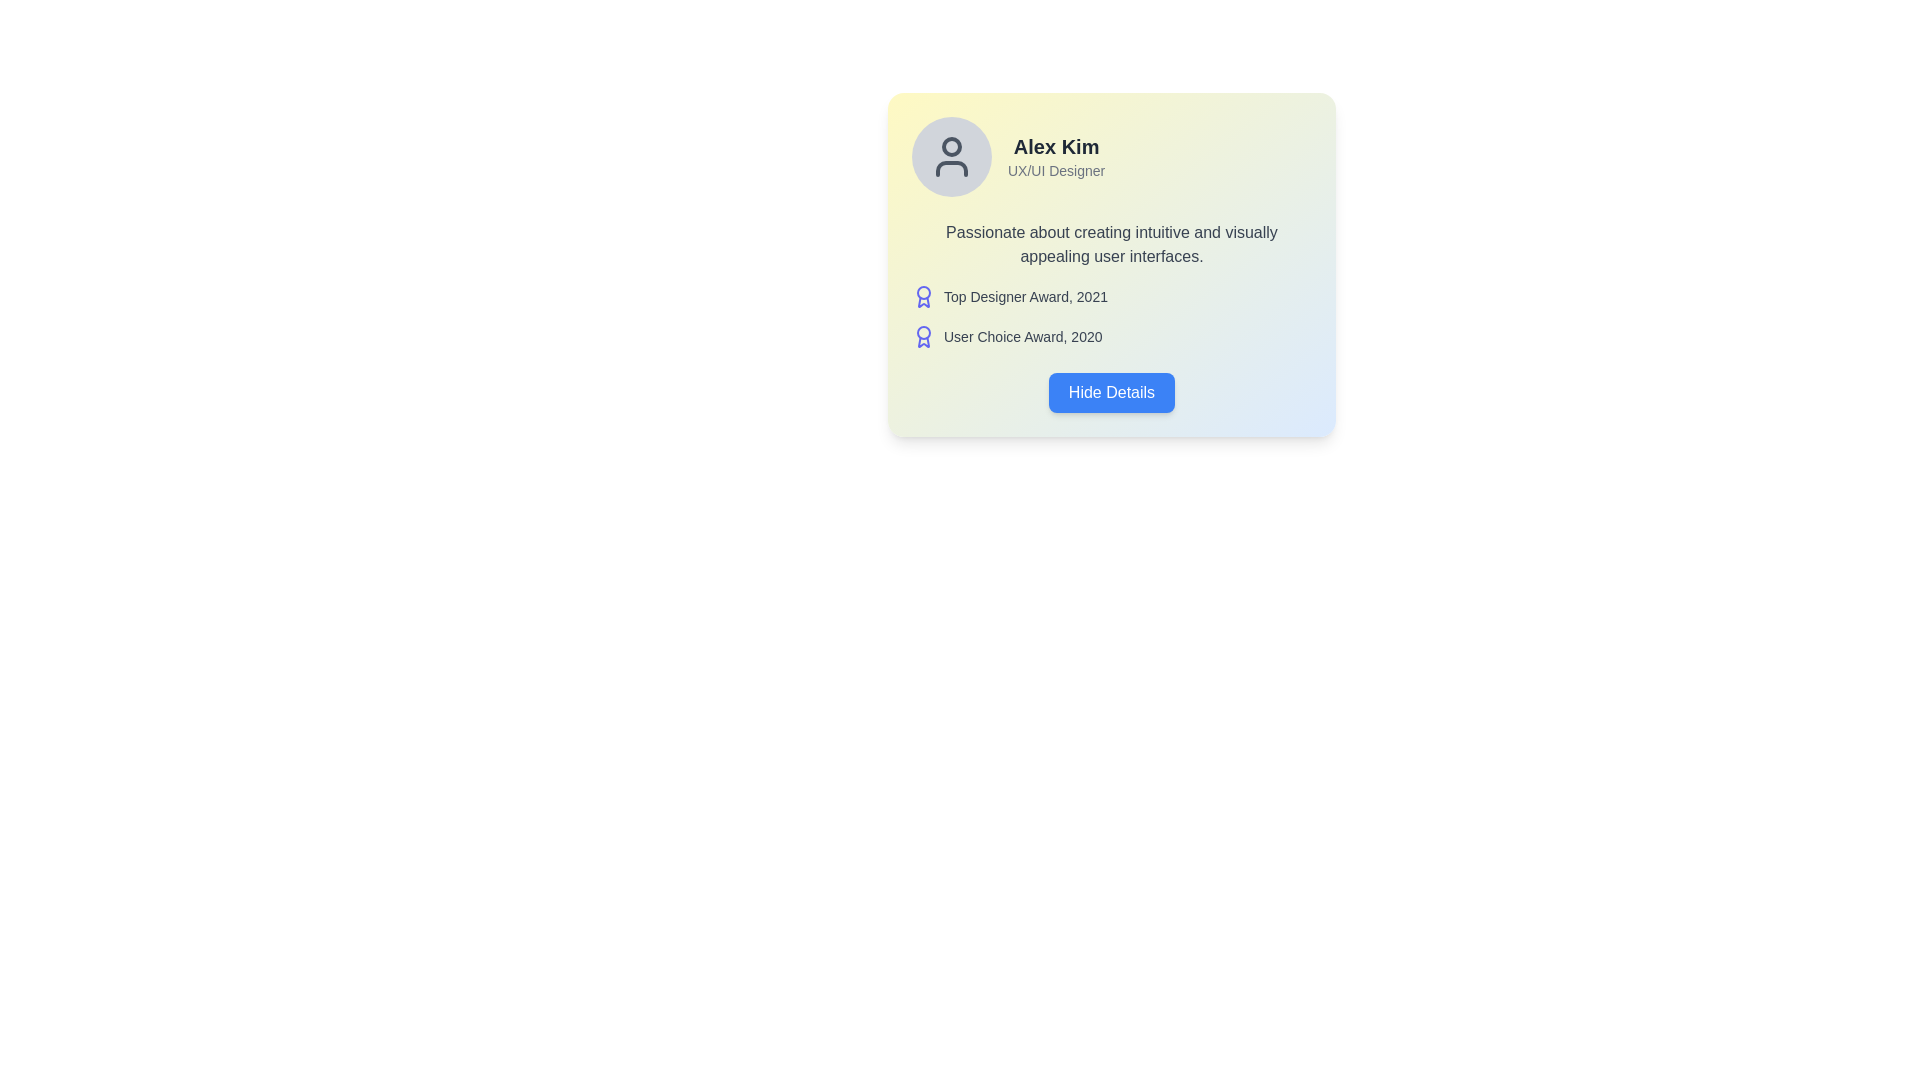 The image size is (1920, 1080). Describe the element at coordinates (950, 156) in the screenshot. I see `the user icon, depicted as a minimalistic outline of a person in gray color, located in the top-left section of the card interface` at that location.